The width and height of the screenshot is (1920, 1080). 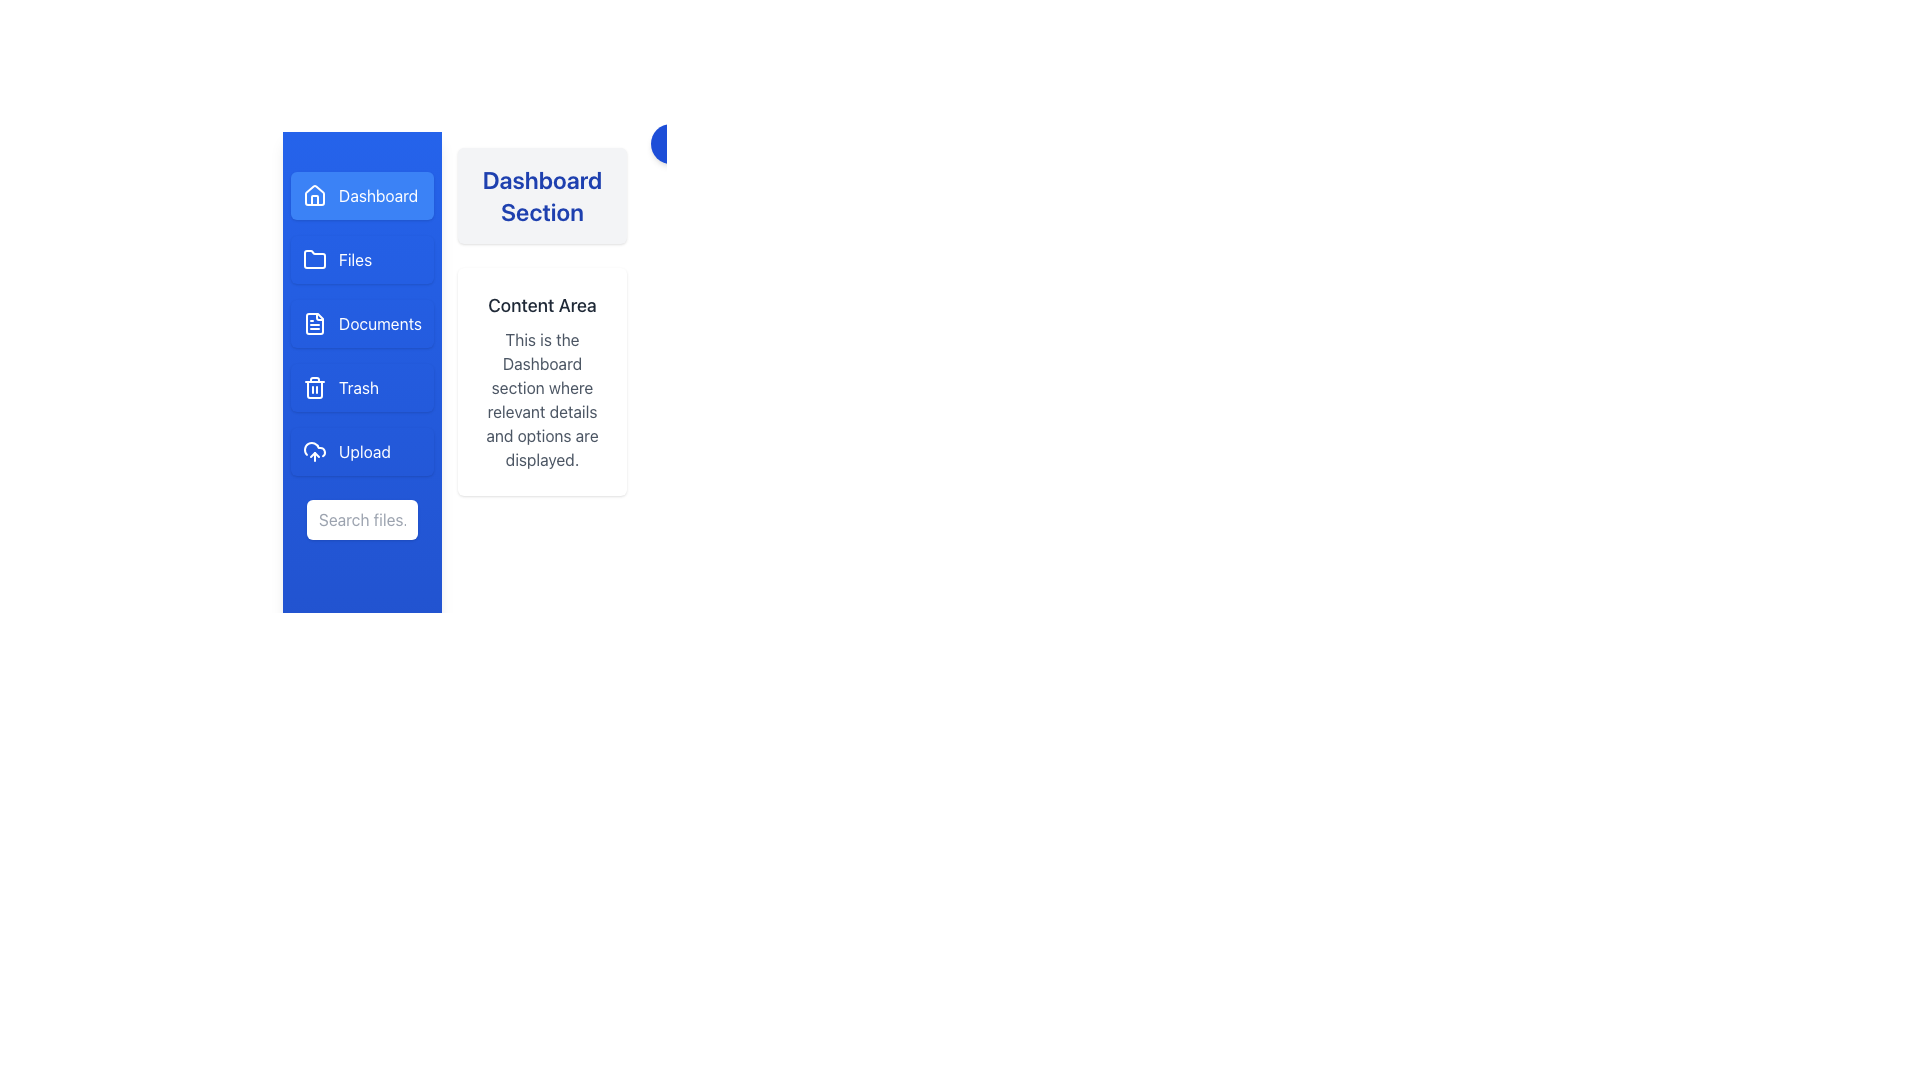 What do you see at coordinates (314, 451) in the screenshot?
I see `the cloud icon with an upward arrow, which is part of the 'Upload' button located in the vertical navigation bar` at bounding box center [314, 451].